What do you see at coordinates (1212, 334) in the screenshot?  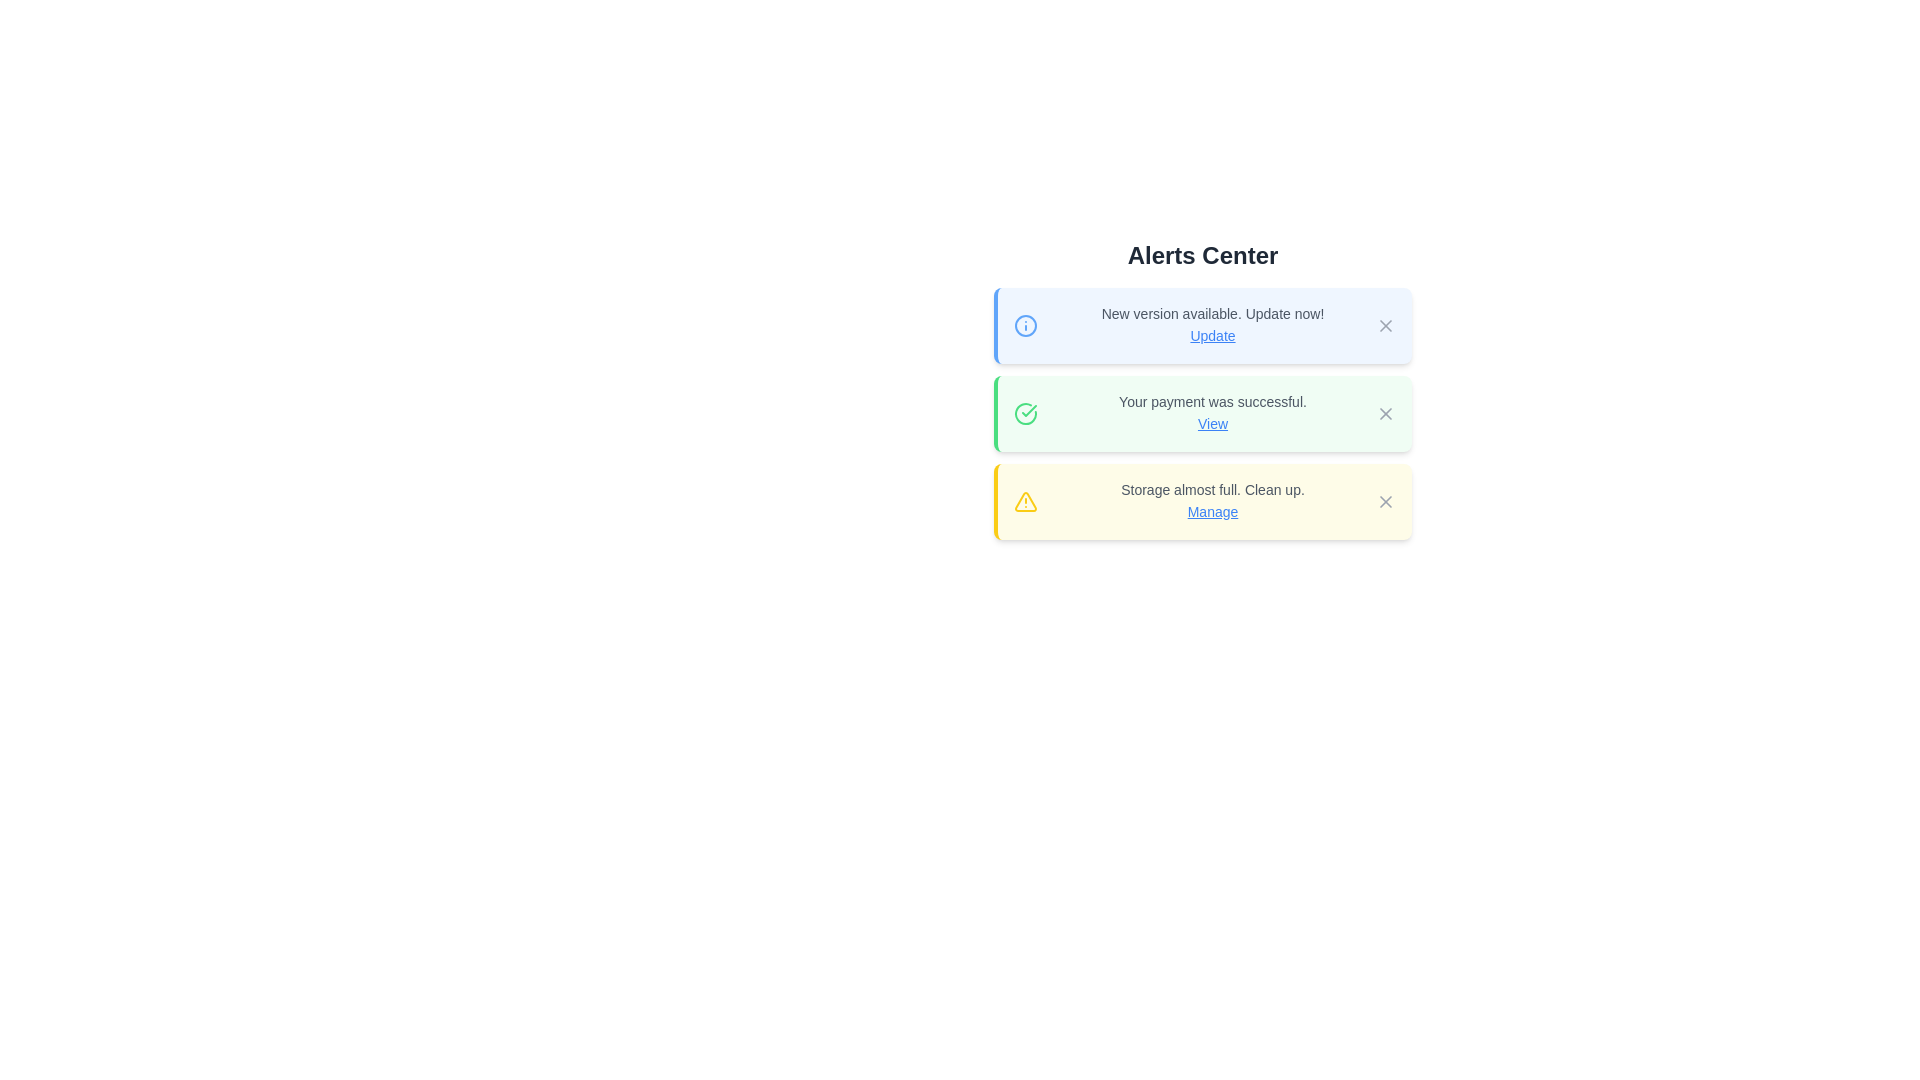 I see `the call-to-action link for updating, located in the first alert box under the 'Alerts Center' heading, aligned to the right of the message 'New version available. Update now!'` at bounding box center [1212, 334].